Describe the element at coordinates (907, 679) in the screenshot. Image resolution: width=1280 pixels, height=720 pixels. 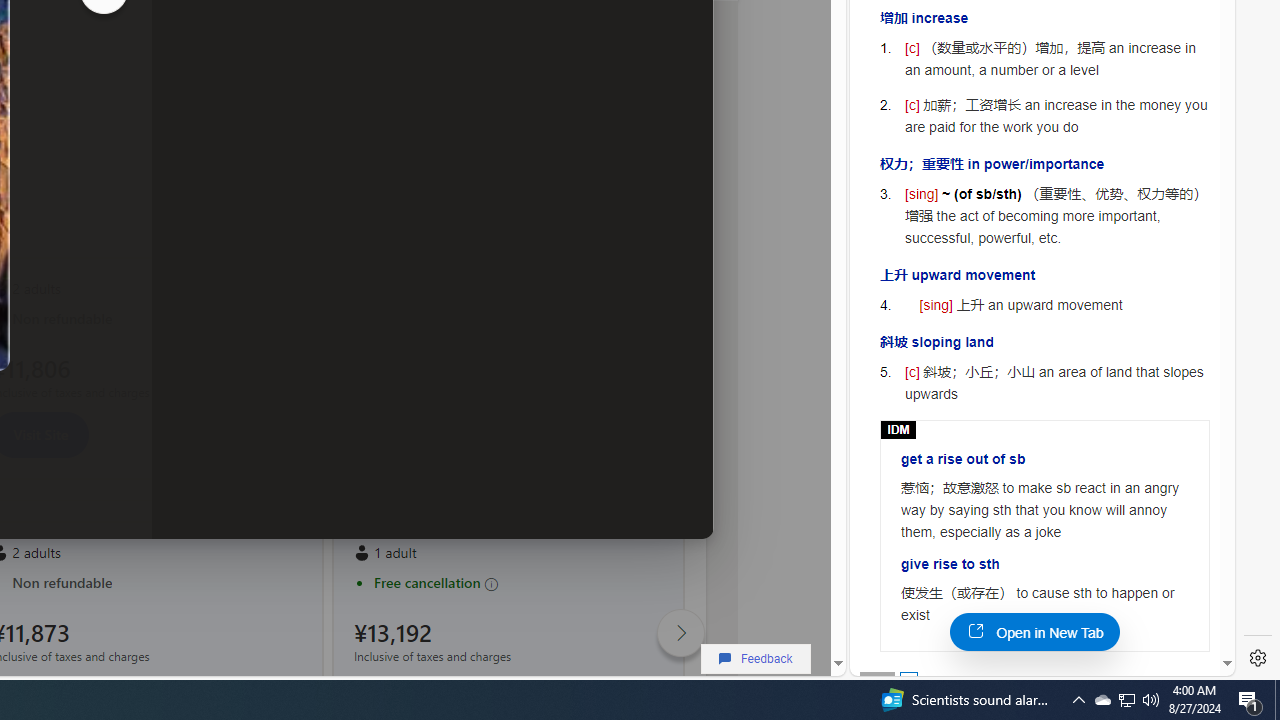
I see `'AutomationID: posbtn_1'` at that location.